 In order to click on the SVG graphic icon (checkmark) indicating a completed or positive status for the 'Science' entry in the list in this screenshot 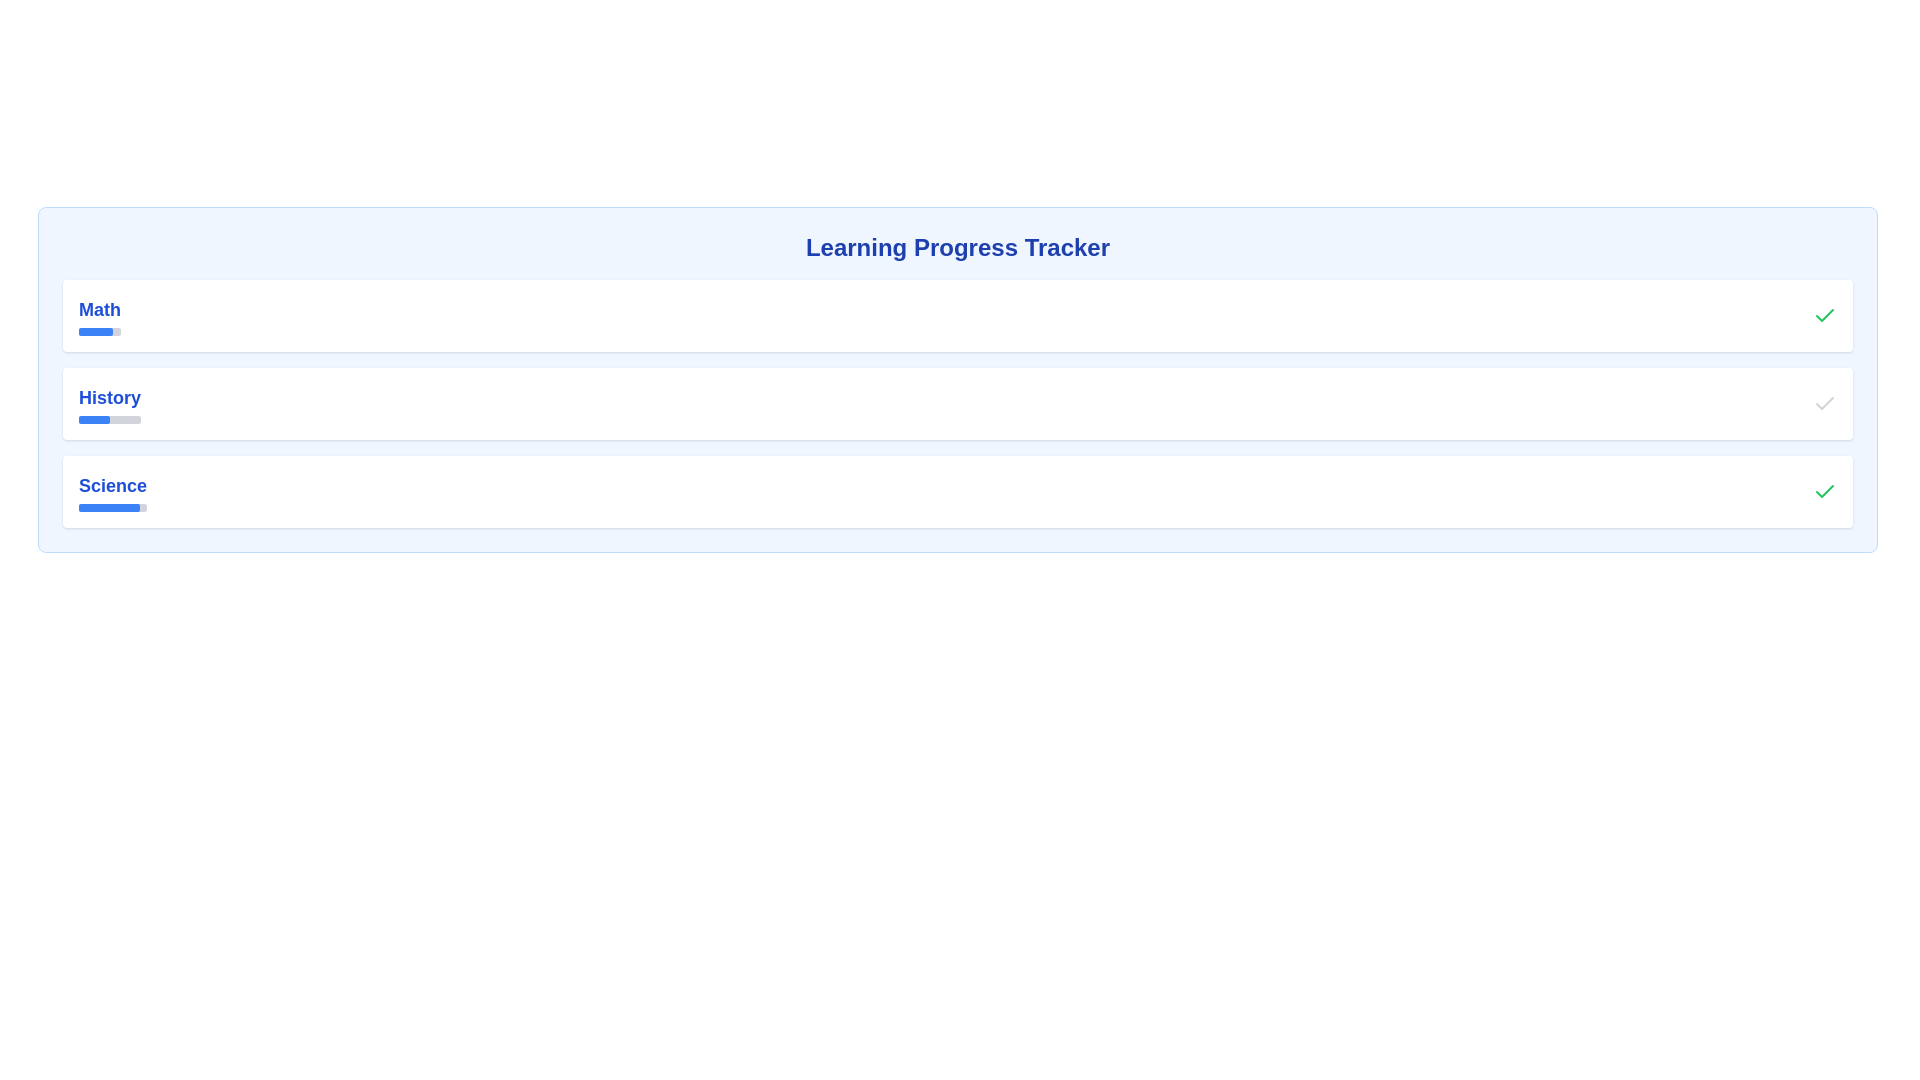, I will do `click(1824, 492)`.